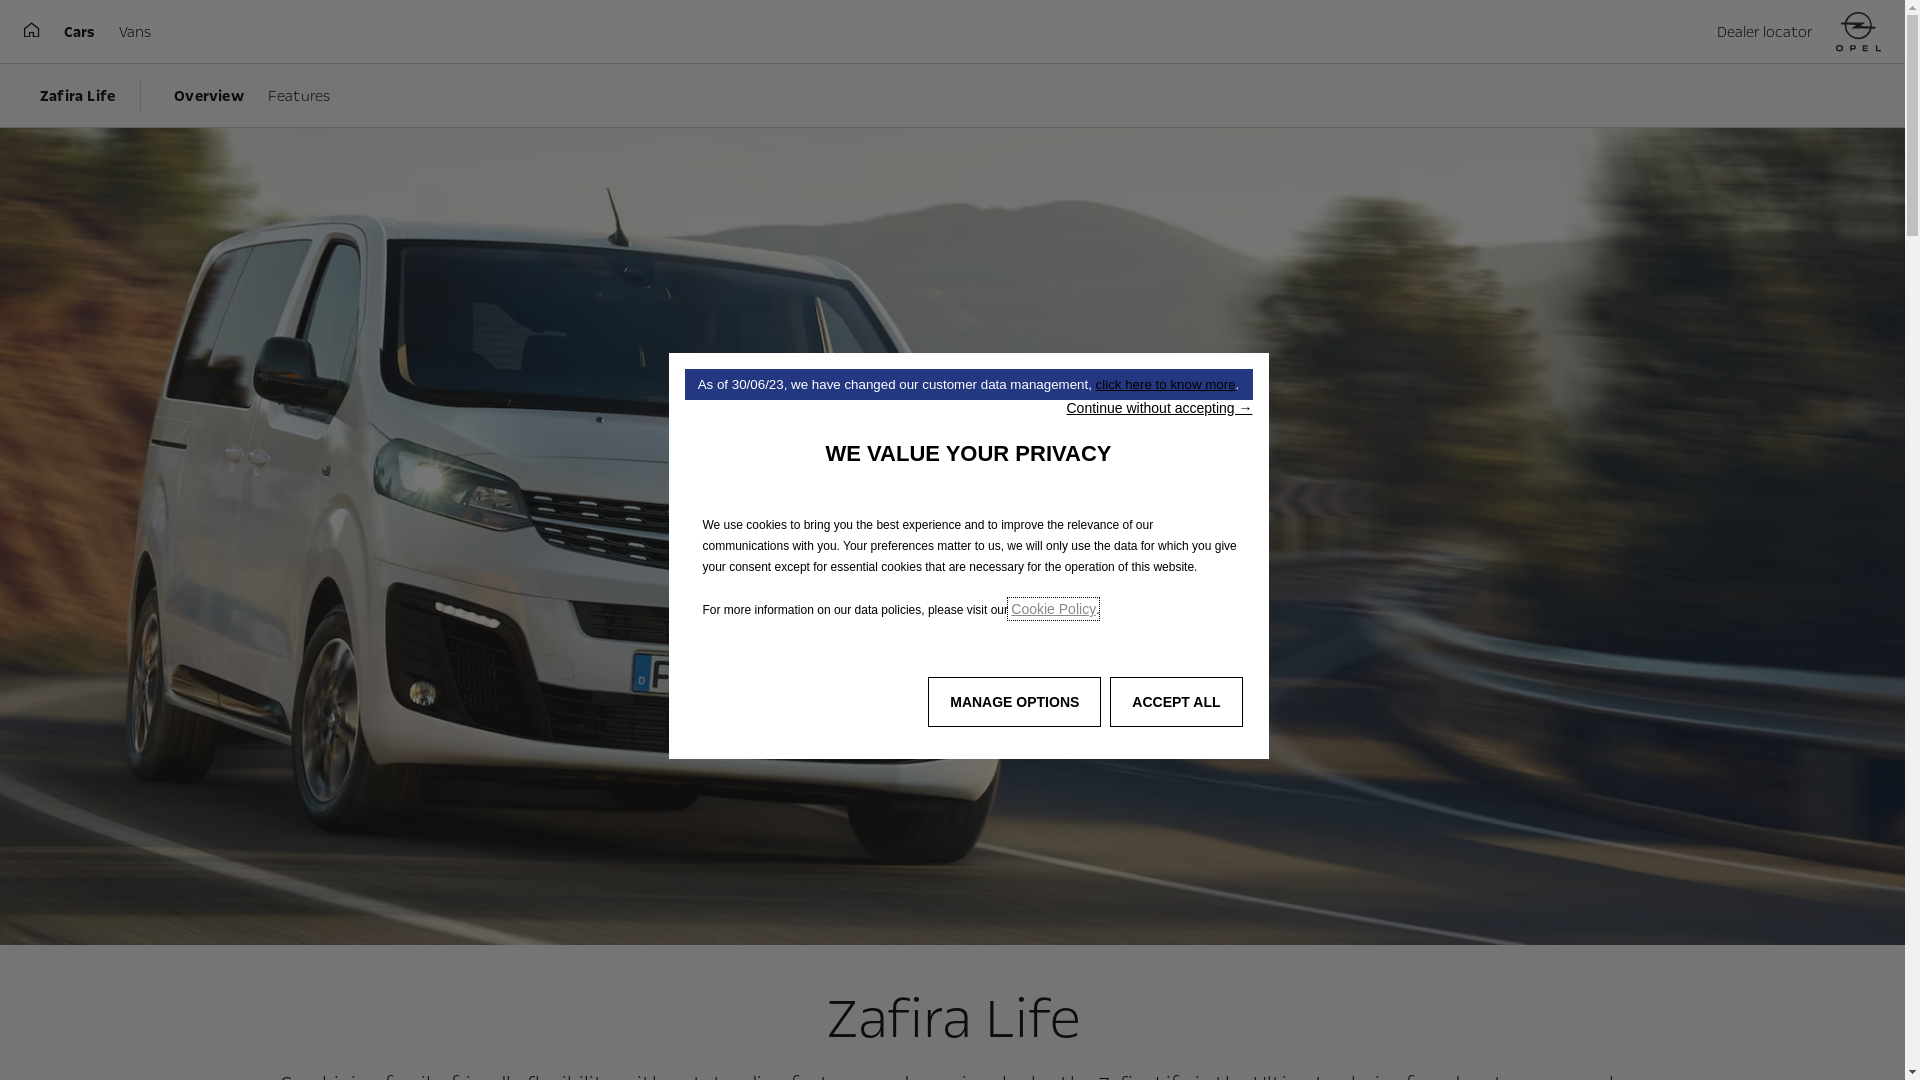  I want to click on 'Zafira Life', so click(81, 96).